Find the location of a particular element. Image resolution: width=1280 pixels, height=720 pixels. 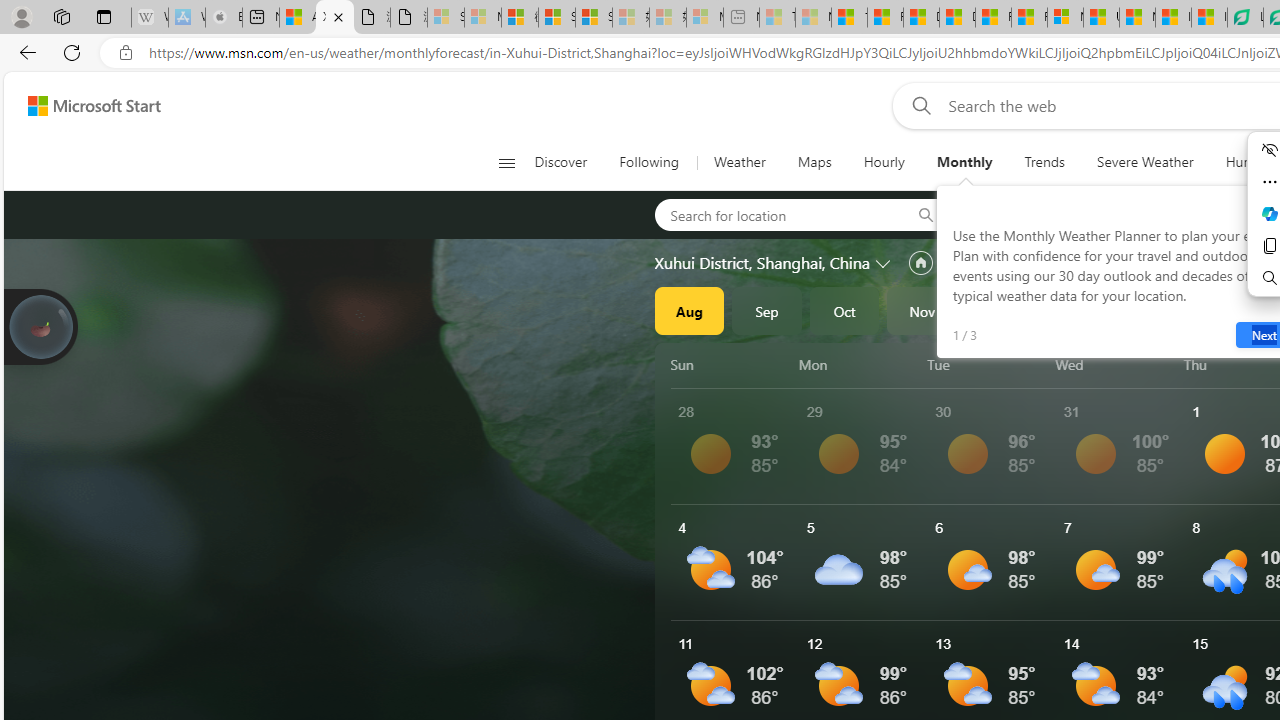

'LendingTree - Compare Lenders' is located at coordinates (1244, 17).